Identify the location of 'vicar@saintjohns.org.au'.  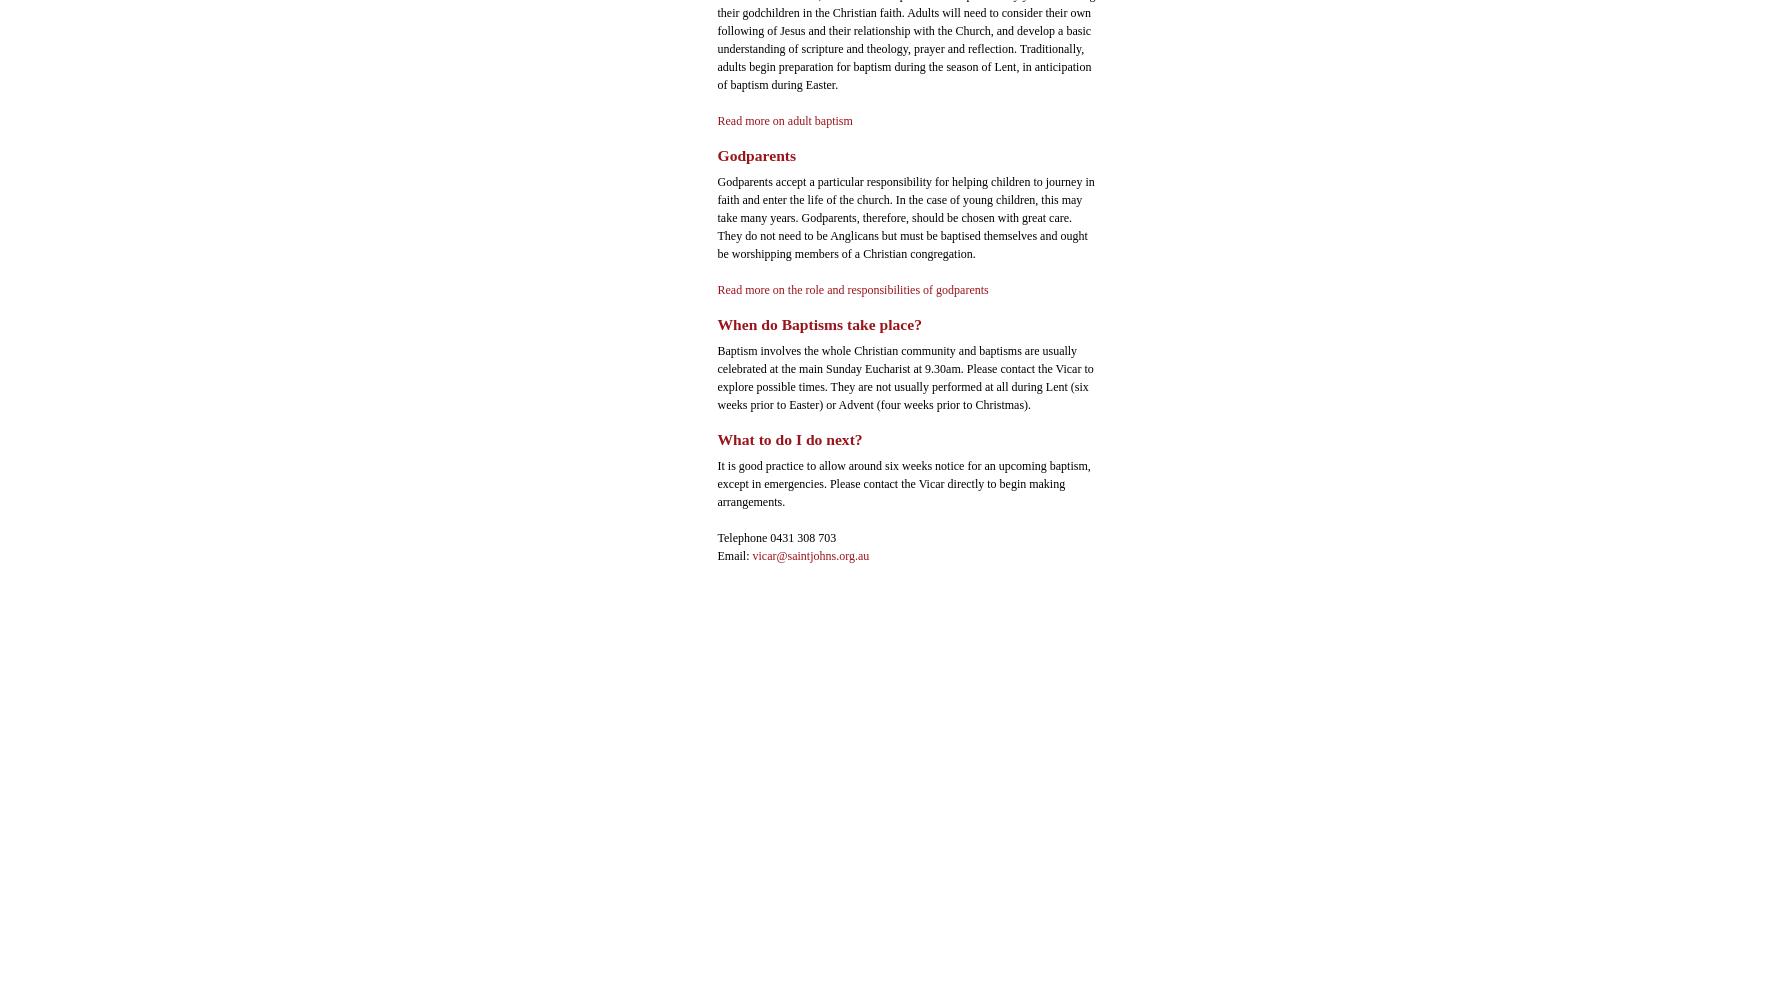
(811, 555).